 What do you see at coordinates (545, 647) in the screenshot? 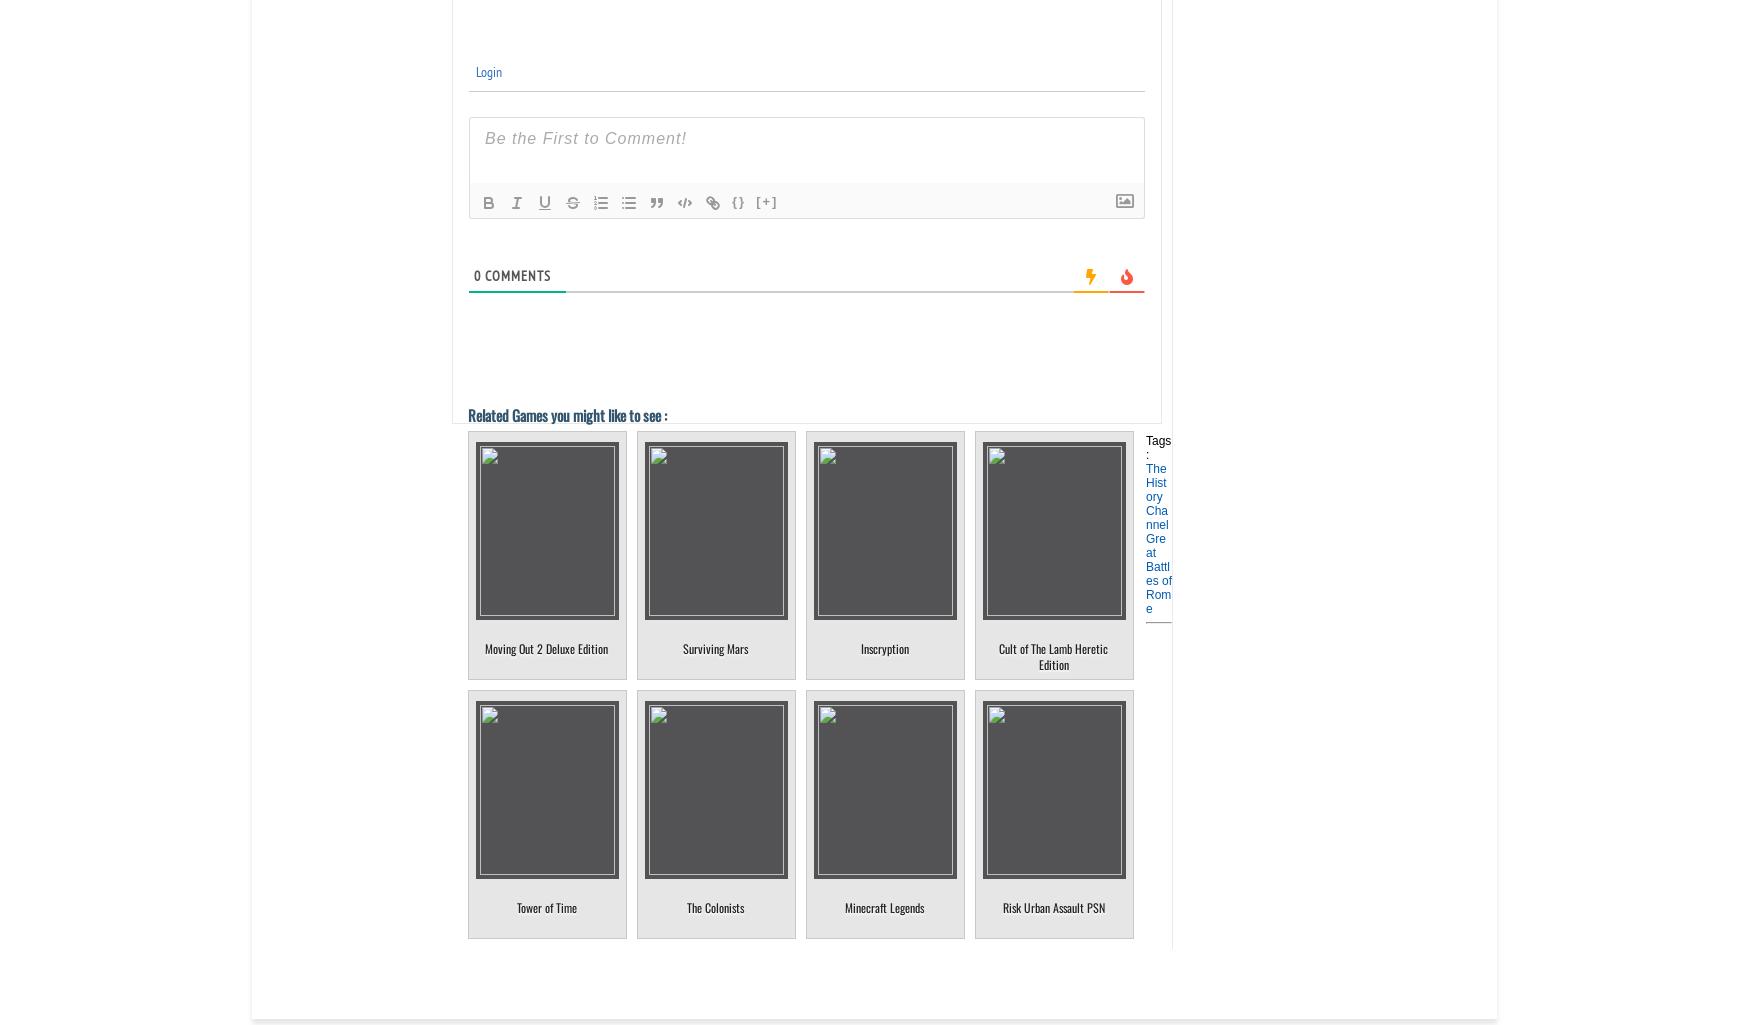
I see `'Moving Out 2 Deluxe Edition'` at bounding box center [545, 647].